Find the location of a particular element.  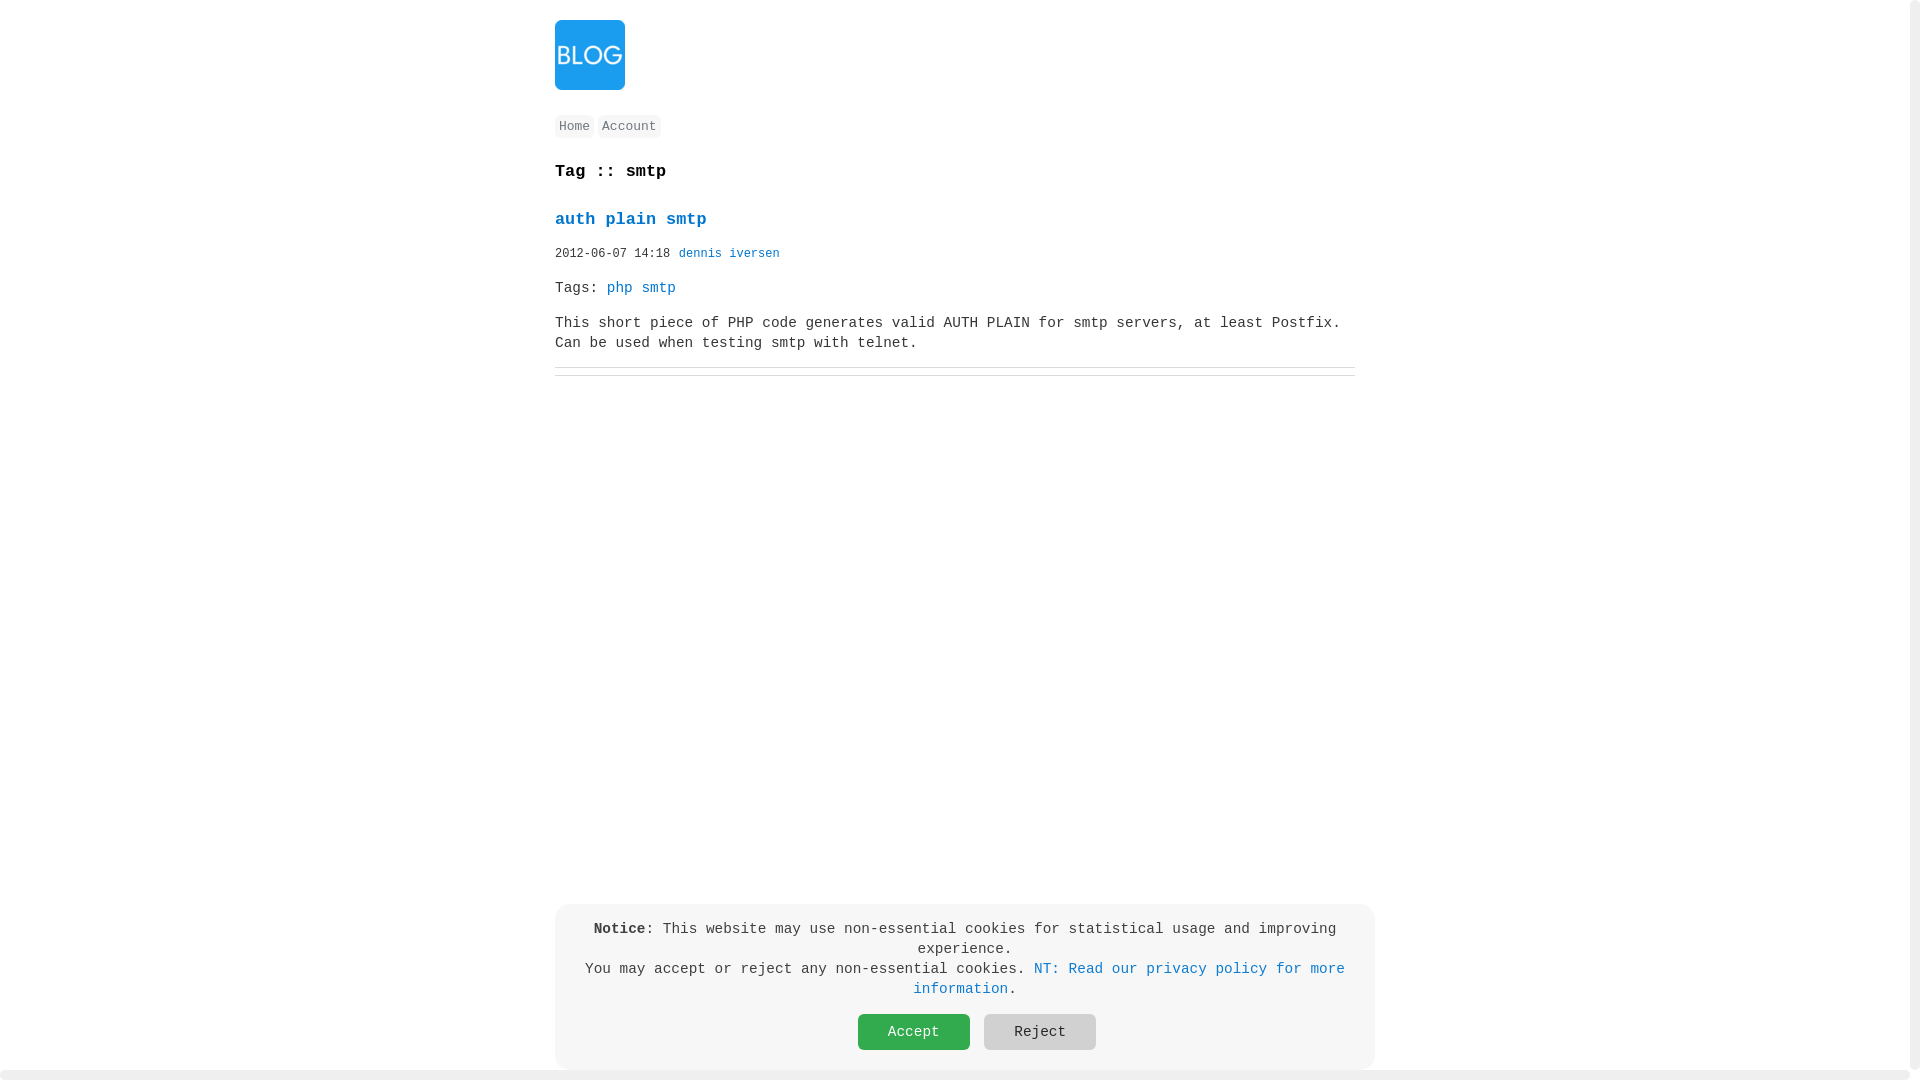

'Reject' is located at coordinates (1040, 1032).